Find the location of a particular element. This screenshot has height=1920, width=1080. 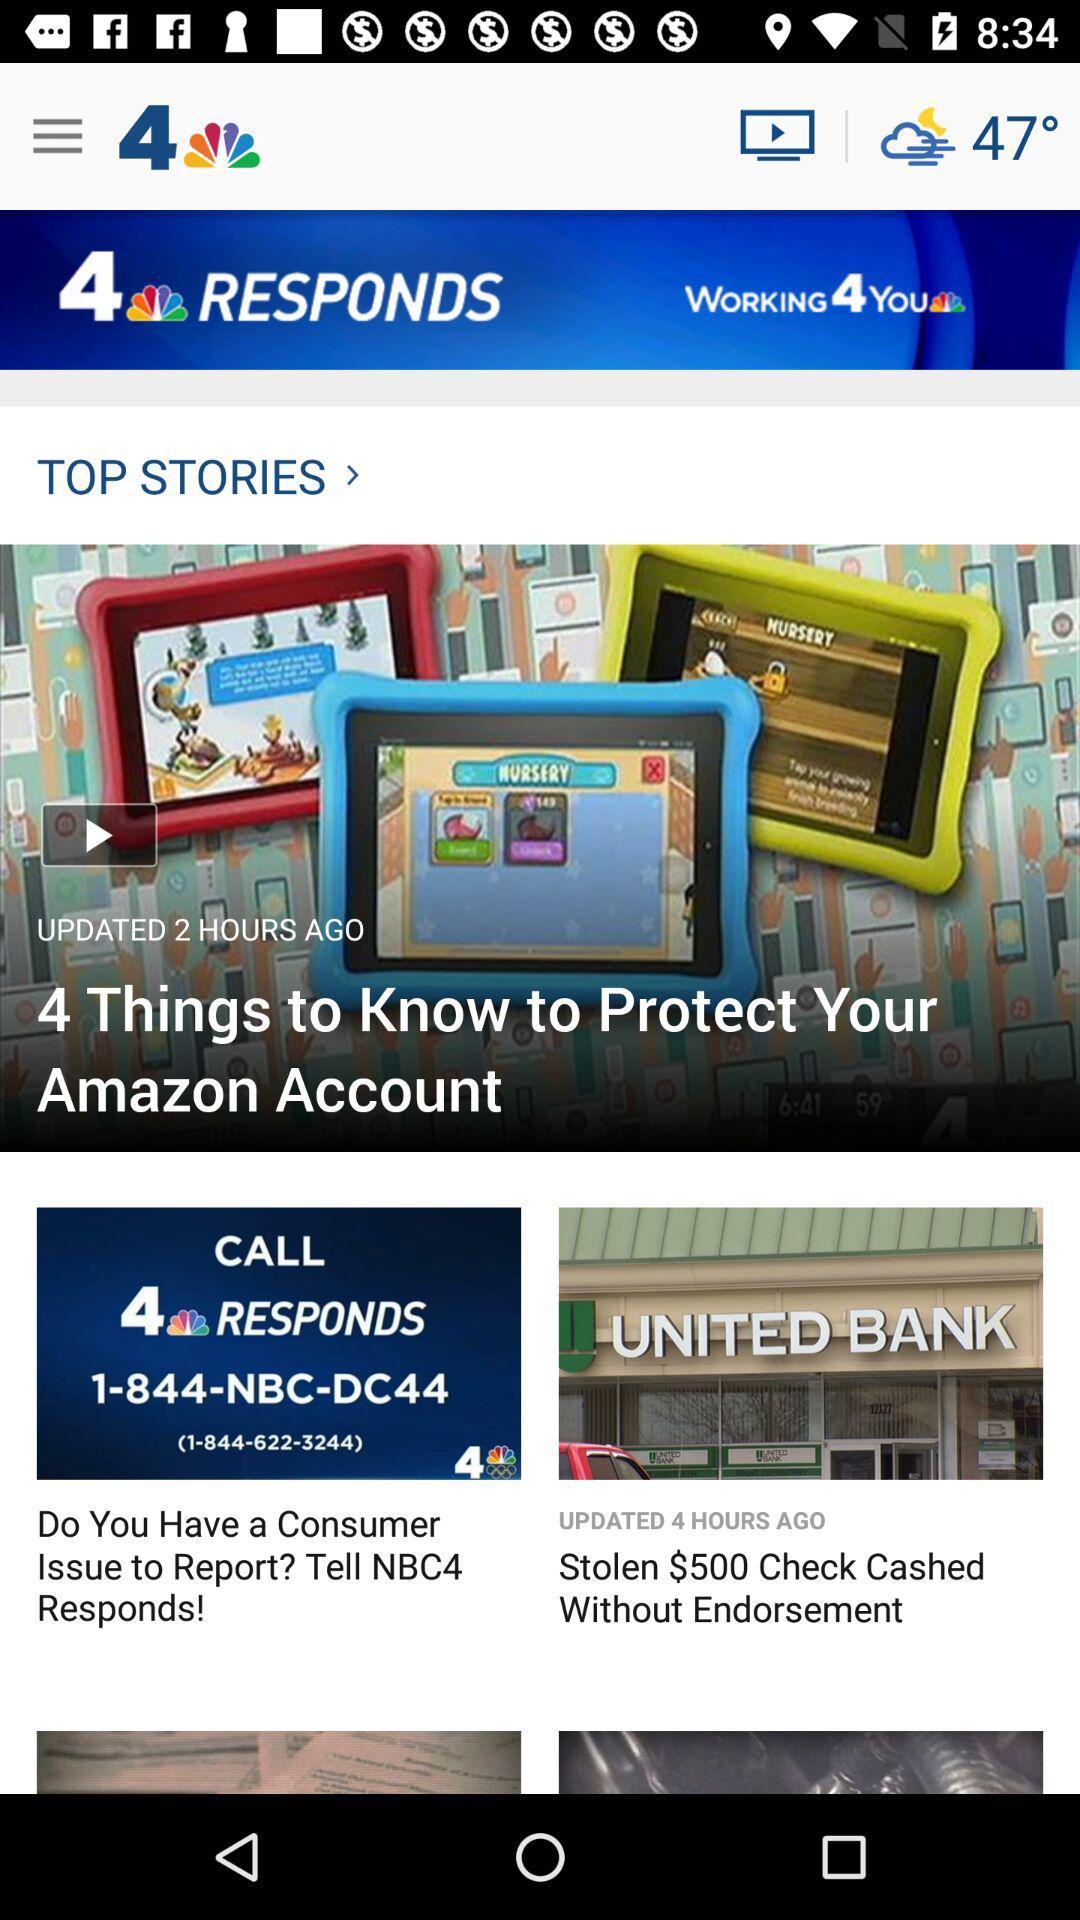

connect to monitor is located at coordinates (784, 135).